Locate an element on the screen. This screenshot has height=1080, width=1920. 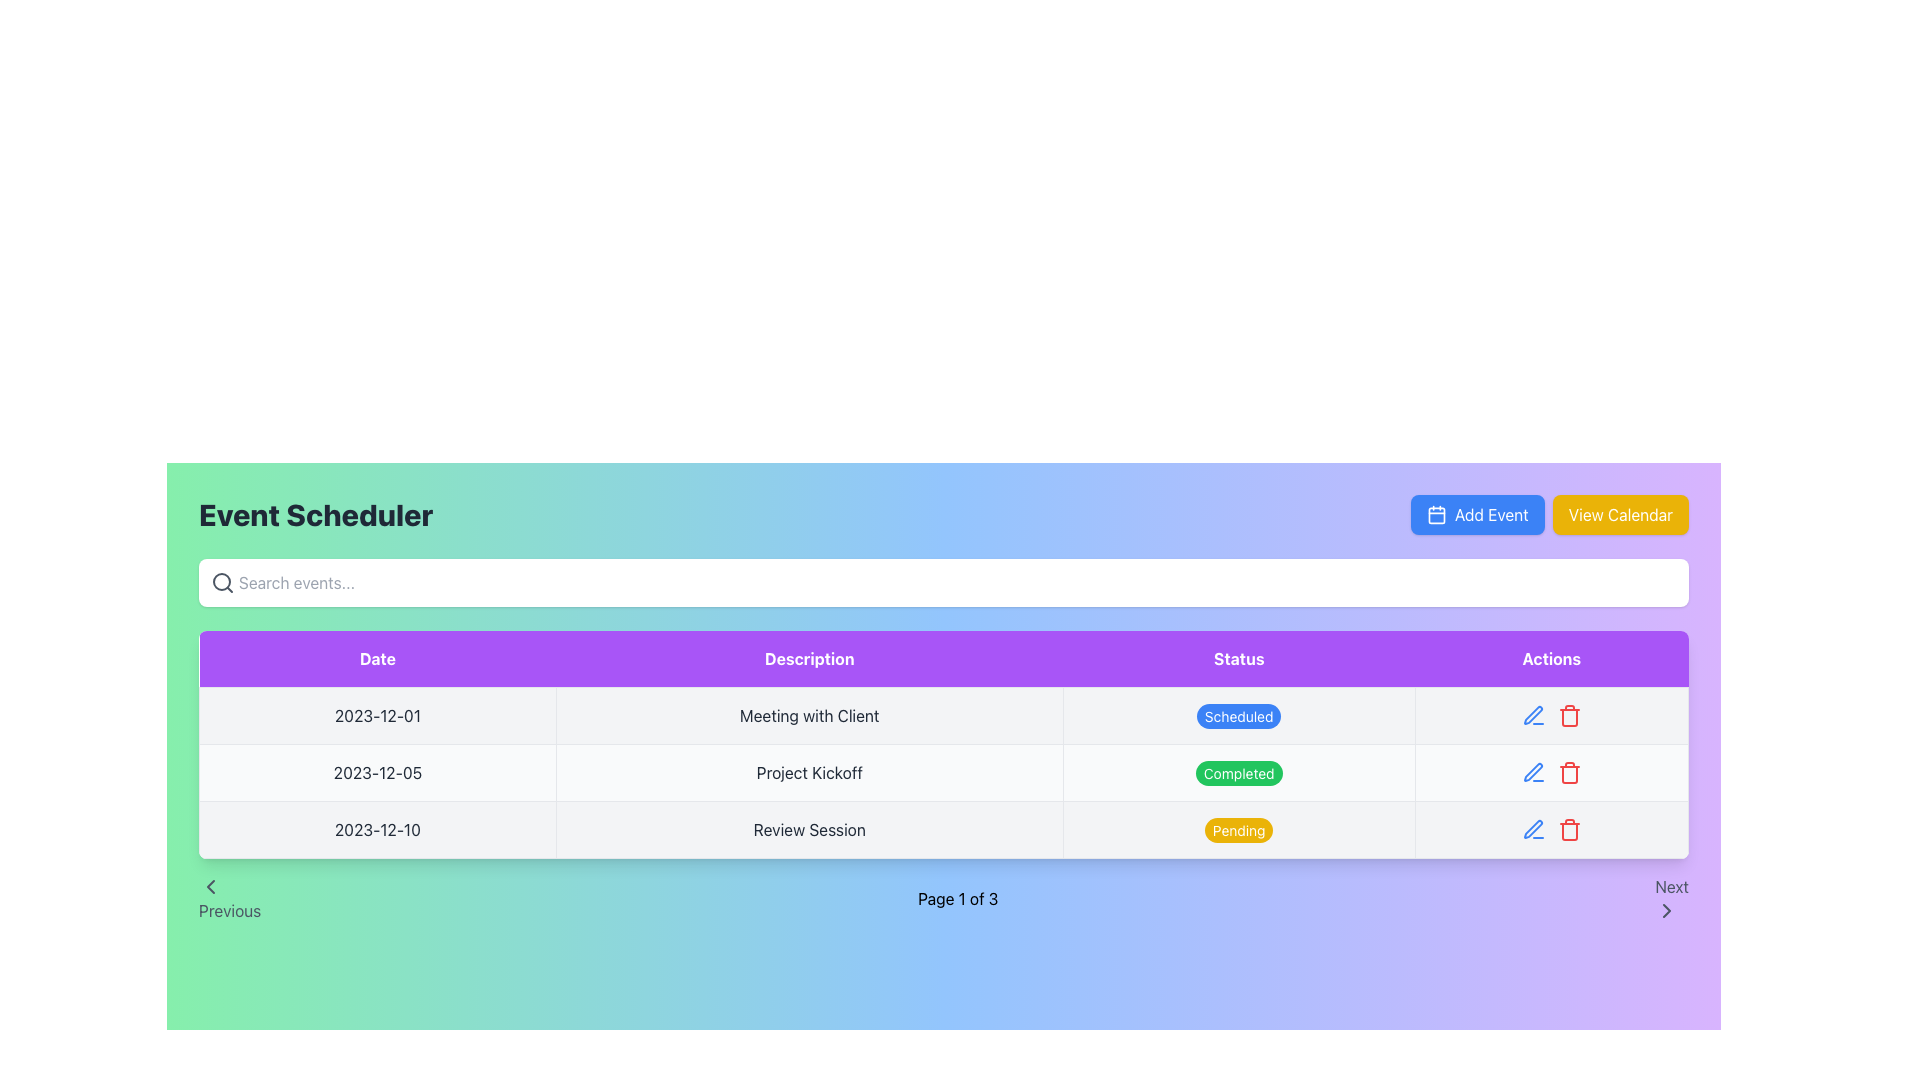
the trash bin icon in the 'Actions' column of the last row of the table is located at coordinates (1549, 829).